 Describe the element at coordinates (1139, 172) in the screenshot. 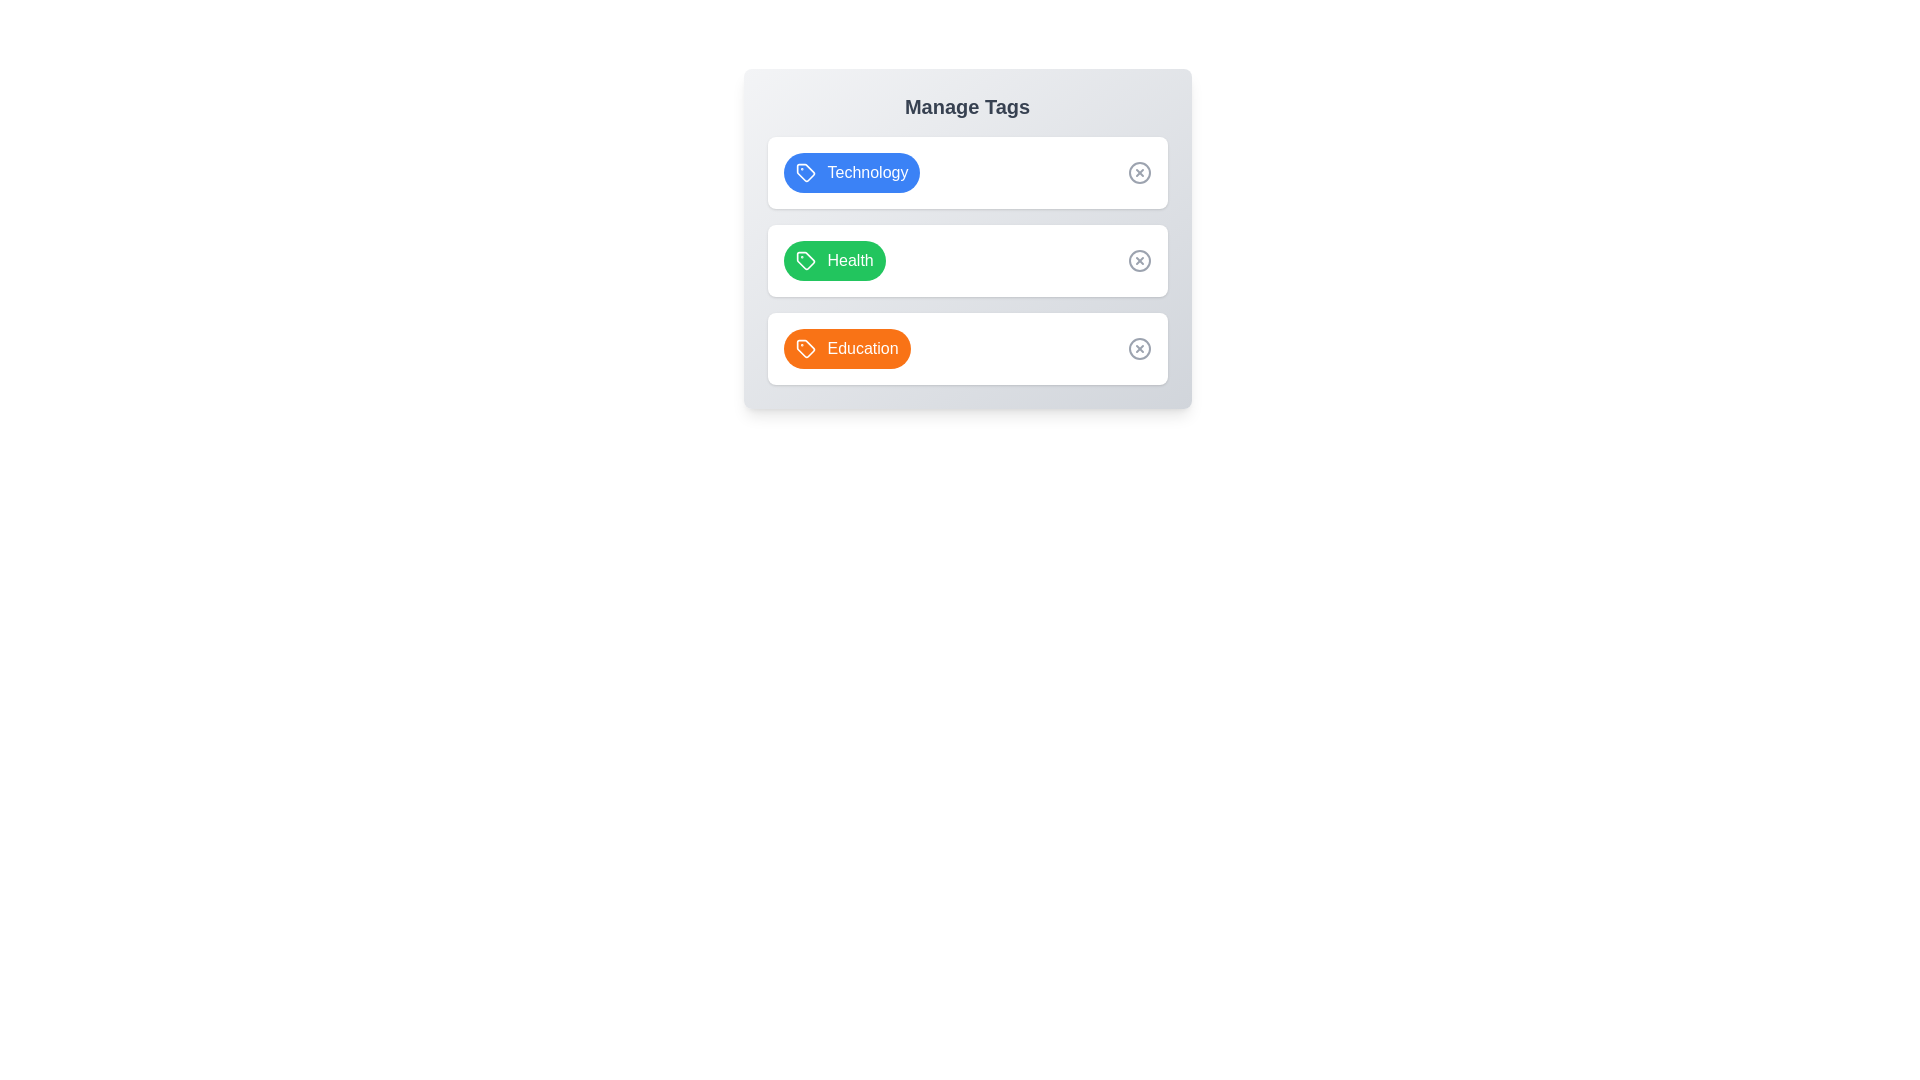

I see `close button for the tag labeled Technology` at that location.